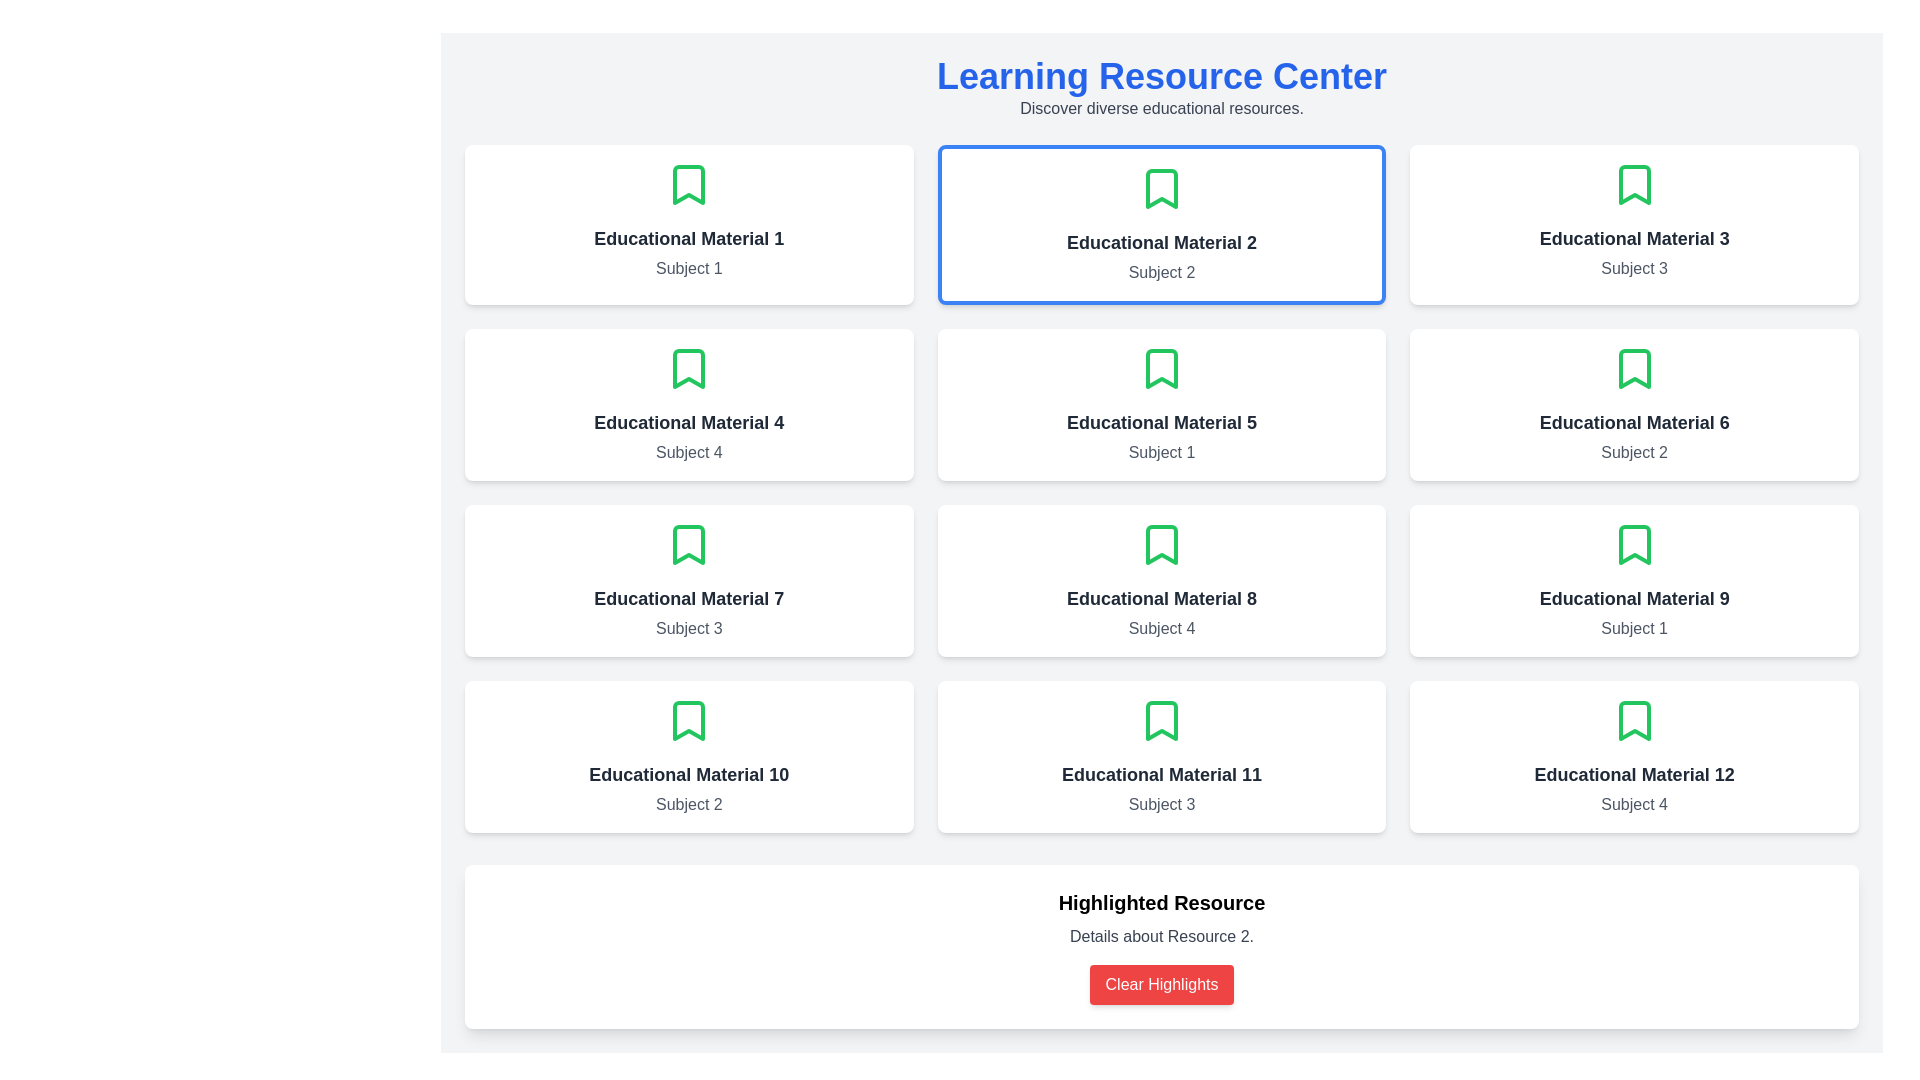 This screenshot has width=1920, height=1080. What do you see at coordinates (1634, 774) in the screenshot?
I see `the Text label that identifies educational material number 12, located in the bottom-right card of the grid layout, centered above 'Subject 4'` at bounding box center [1634, 774].